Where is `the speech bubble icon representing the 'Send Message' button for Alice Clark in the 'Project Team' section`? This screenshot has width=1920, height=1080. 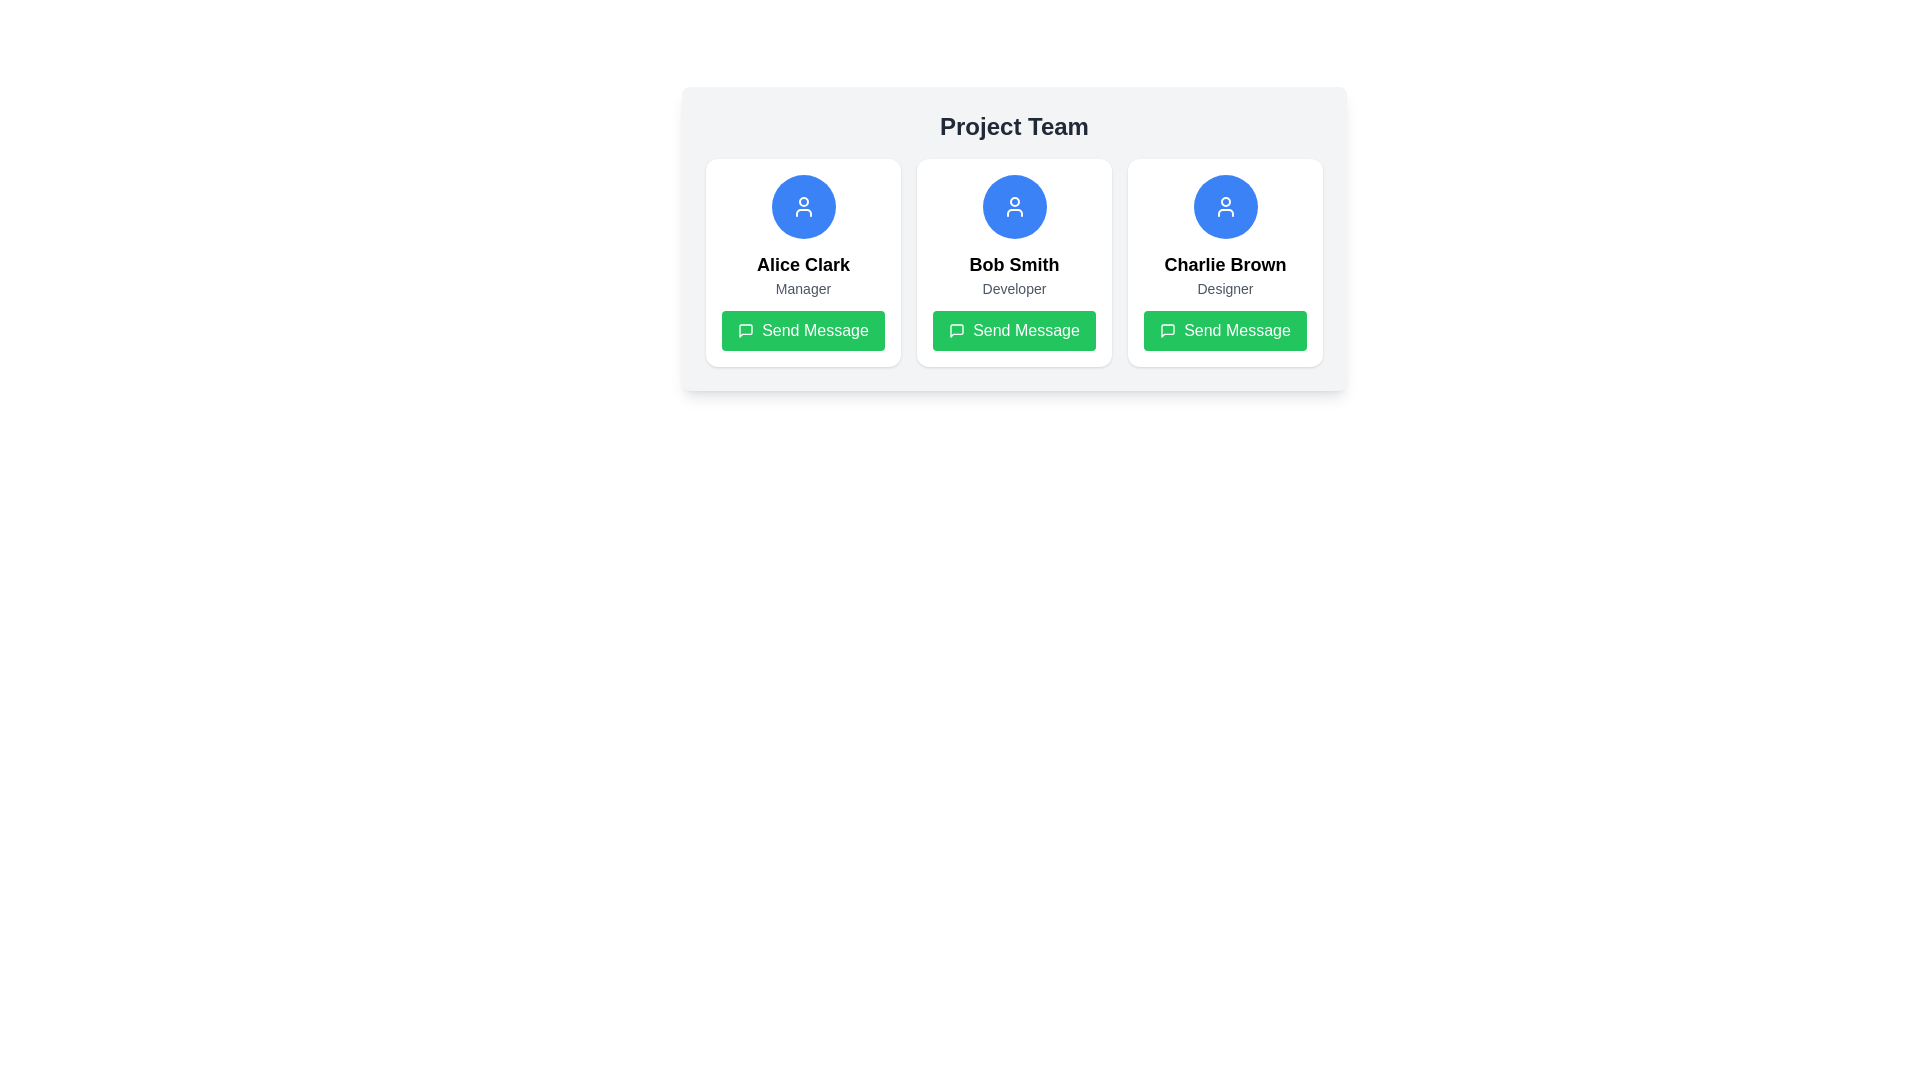 the speech bubble icon representing the 'Send Message' button for Alice Clark in the 'Project Team' section is located at coordinates (745, 330).